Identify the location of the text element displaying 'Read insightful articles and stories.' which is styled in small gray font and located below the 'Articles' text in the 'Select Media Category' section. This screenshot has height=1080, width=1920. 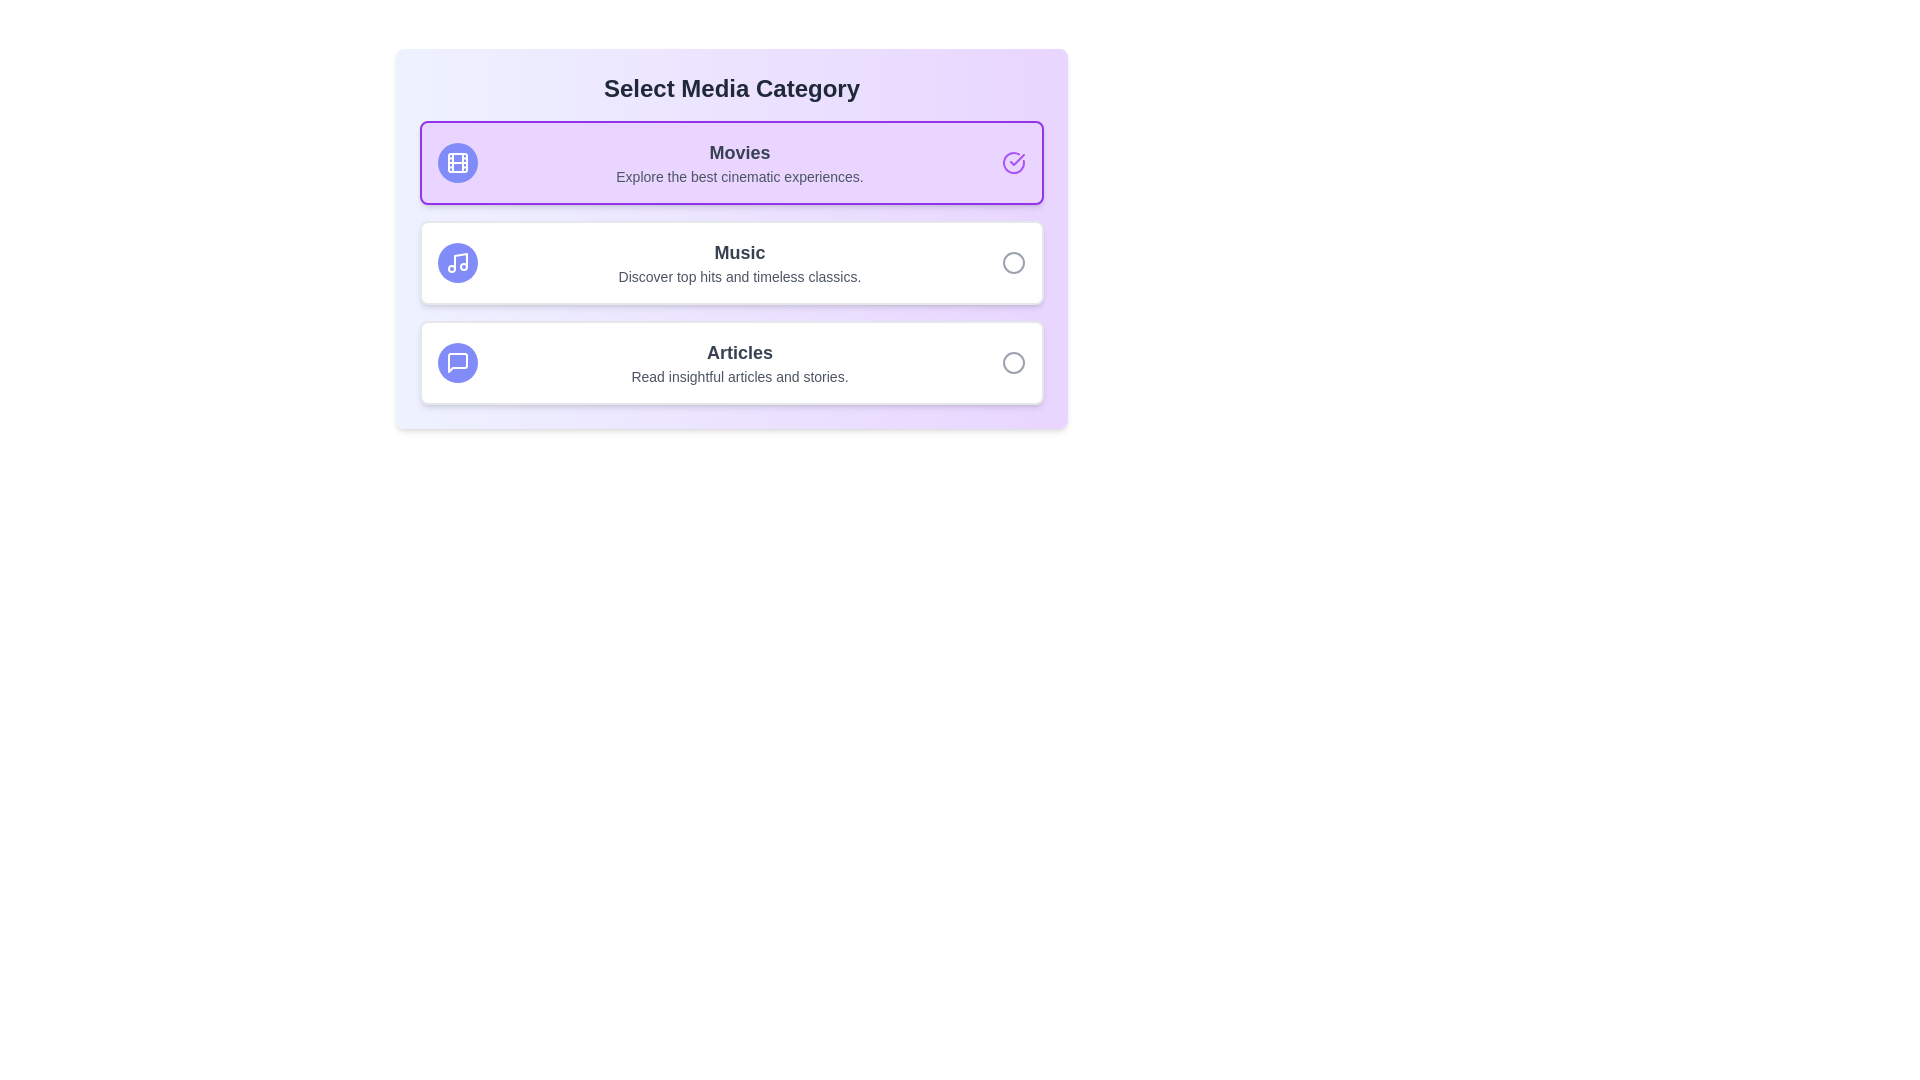
(738, 377).